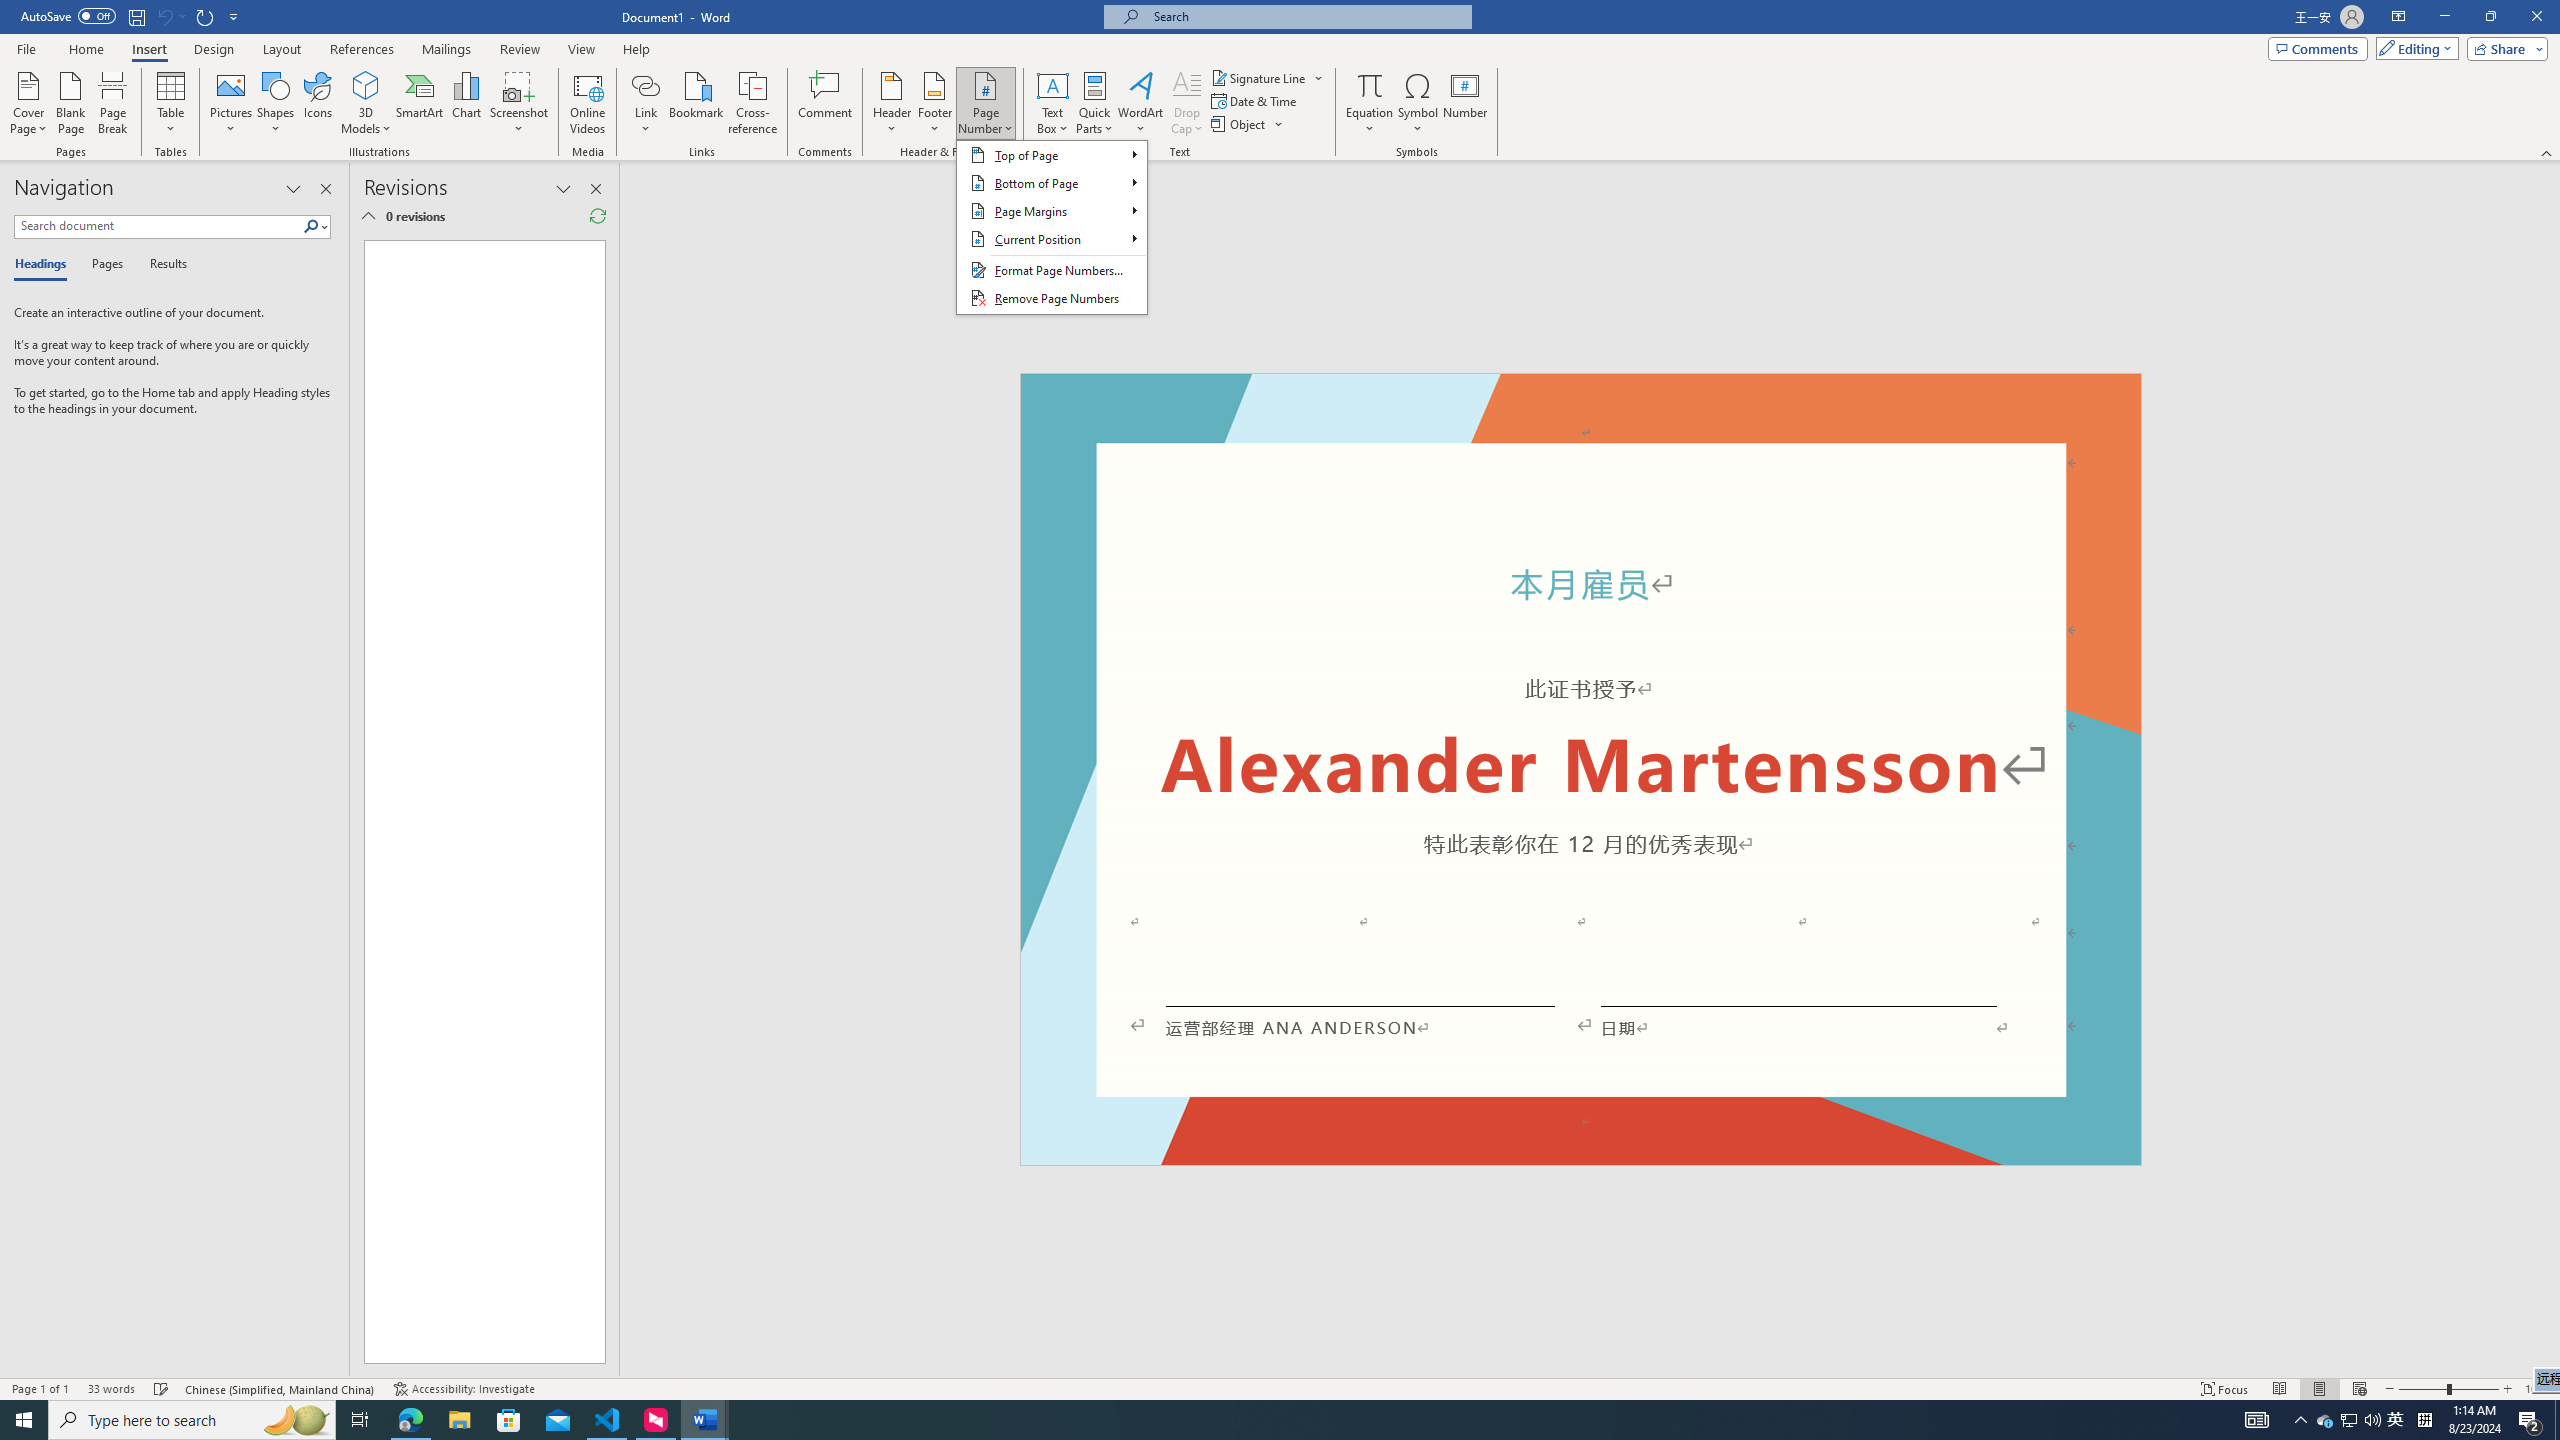  What do you see at coordinates (409, 1418) in the screenshot?
I see `'Microsoft Edge - 1 running window'` at bounding box center [409, 1418].